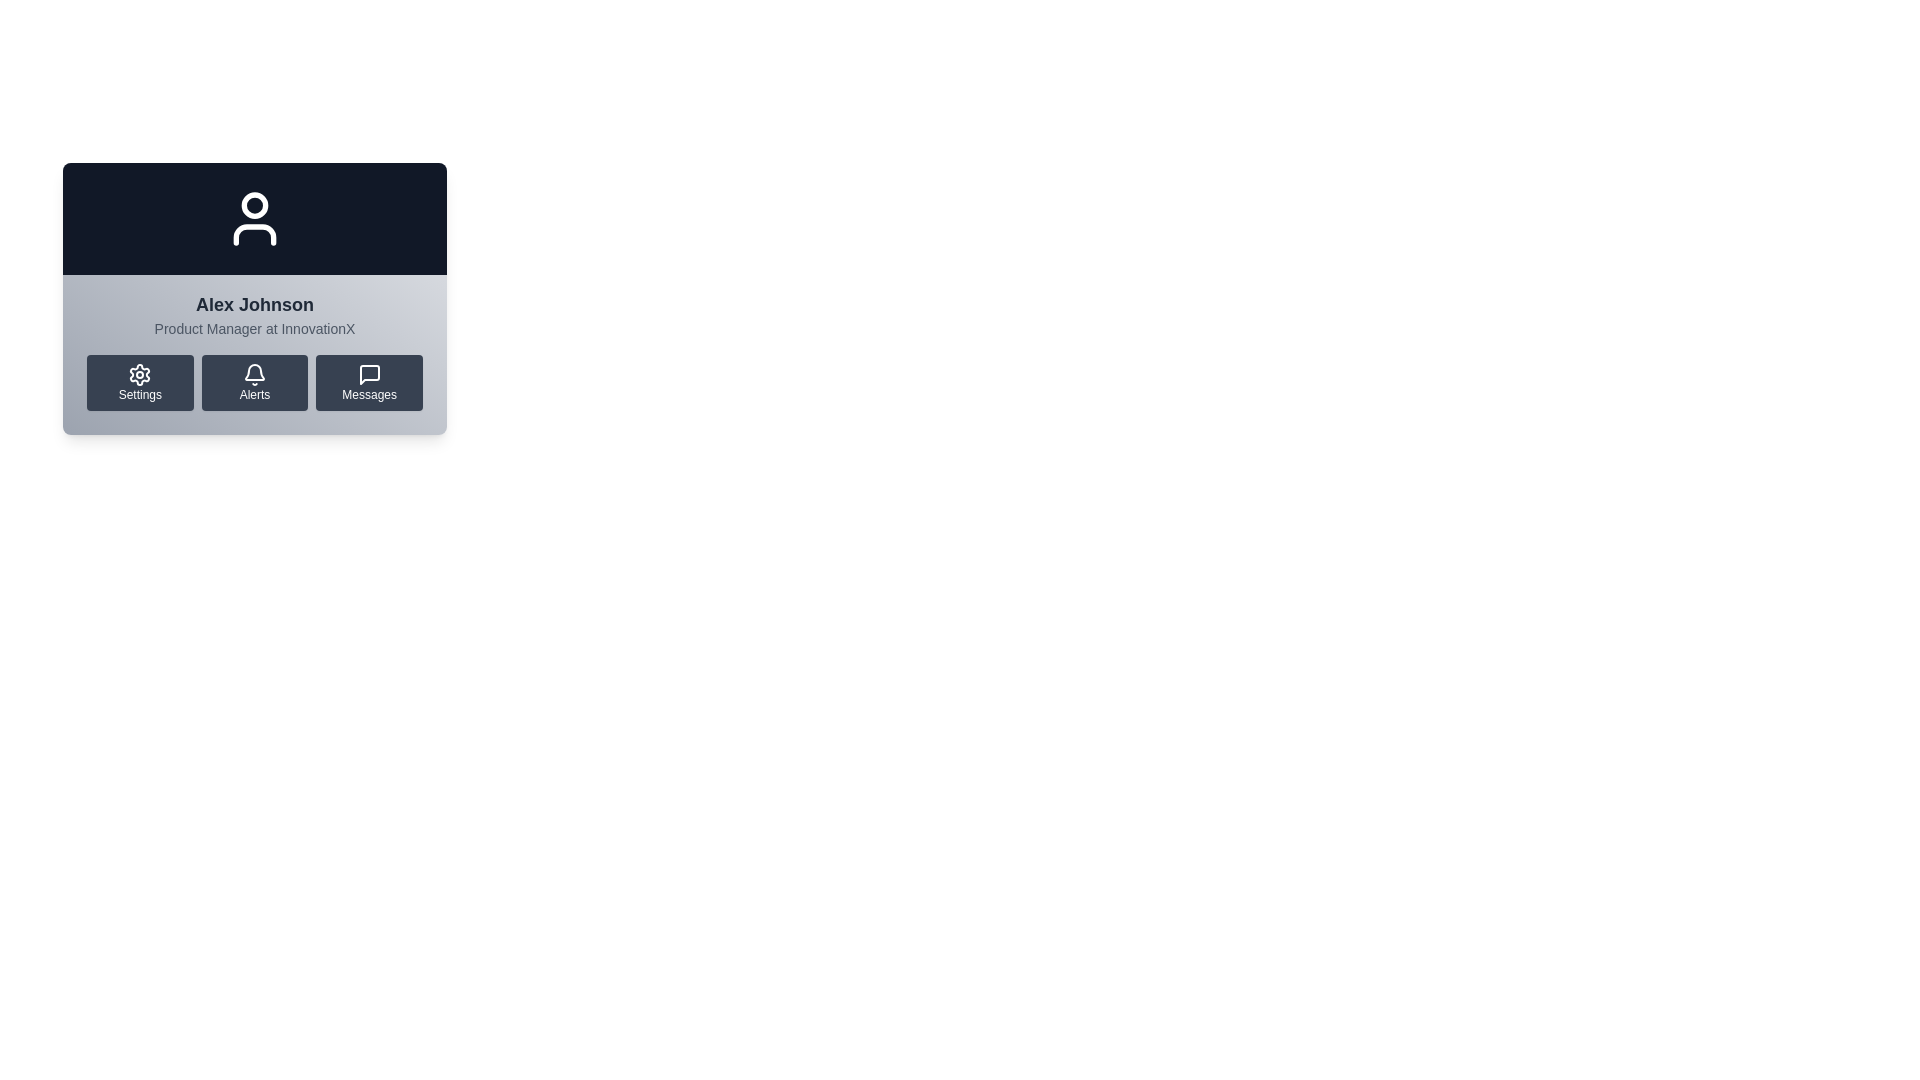 The image size is (1920, 1080). Describe the element at coordinates (369, 374) in the screenshot. I see `the stylized speech bubble icon embedded within the 'Messages' button, which is the third icon in a horizontal row of three buttons` at that location.